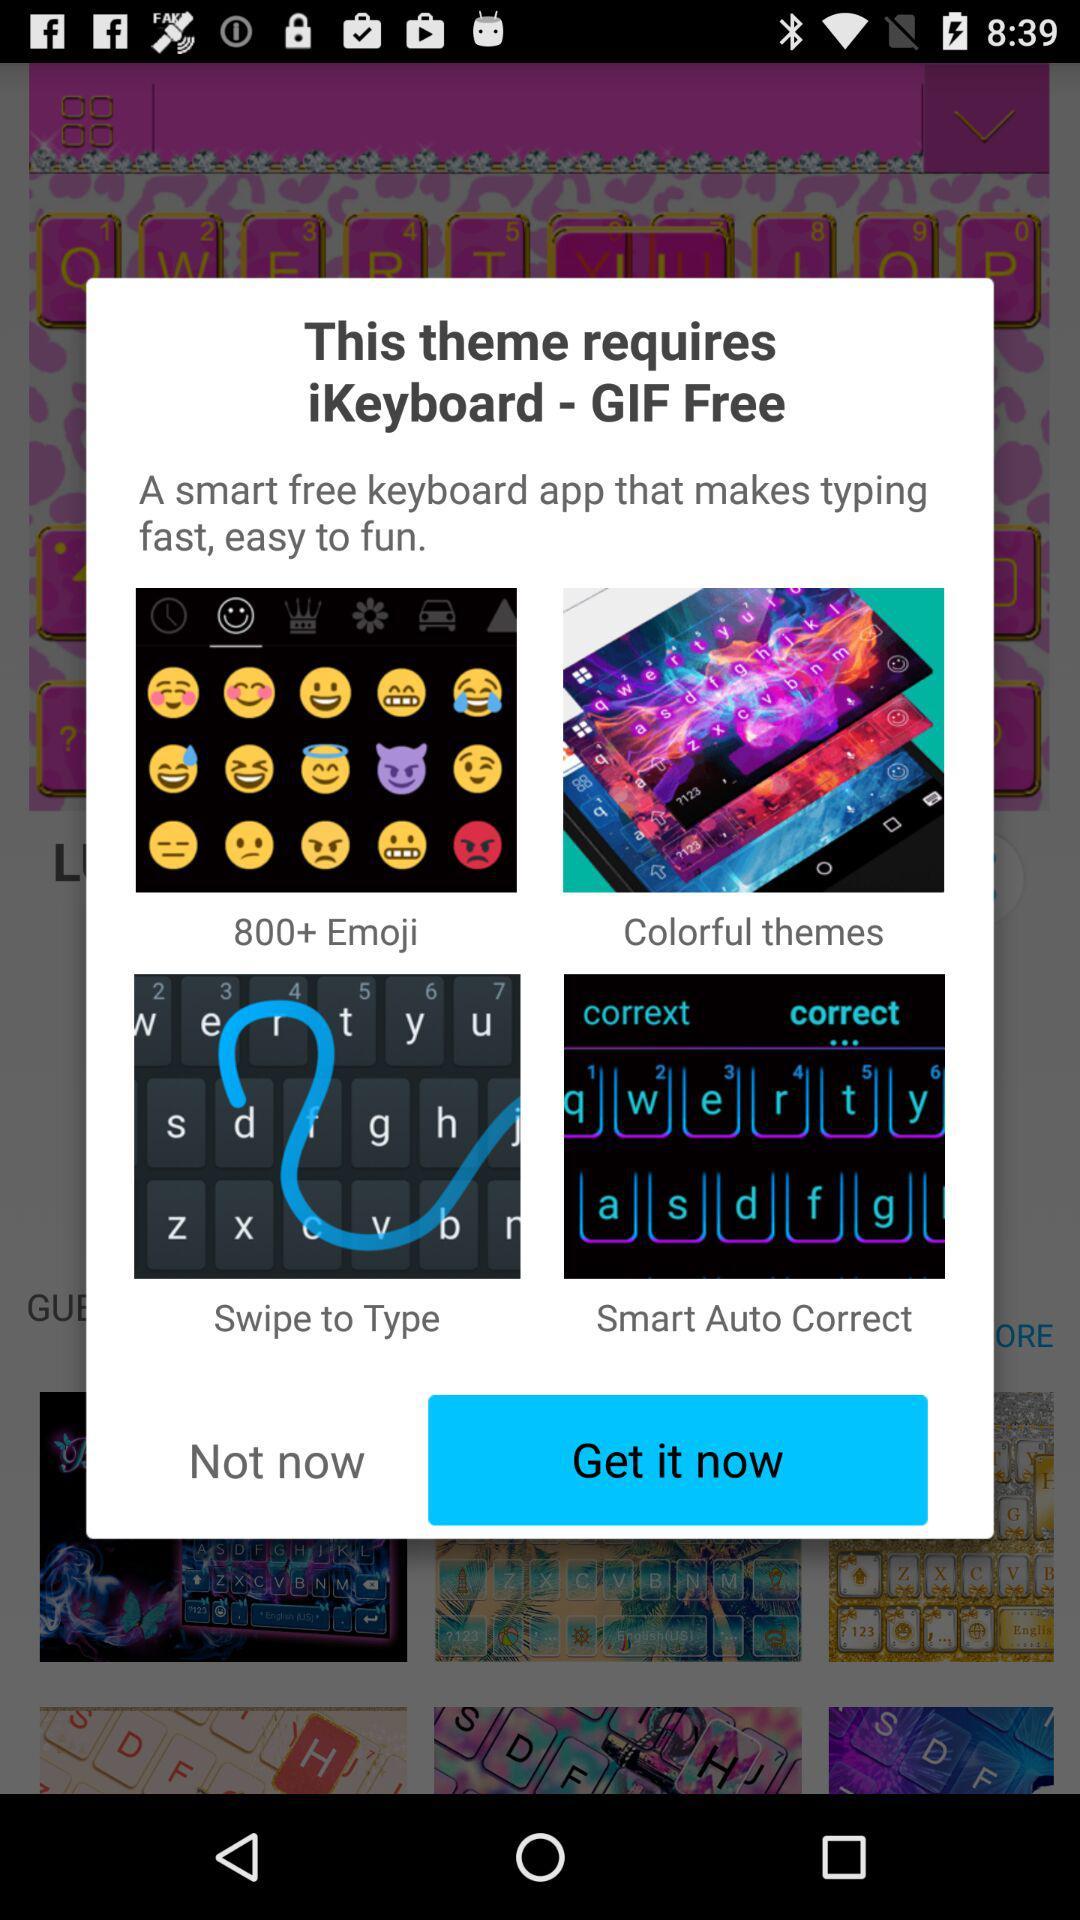 The width and height of the screenshot is (1080, 1920). Describe the element at coordinates (677, 1460) in the screenshot. I see `icon at the bottom` at that location.